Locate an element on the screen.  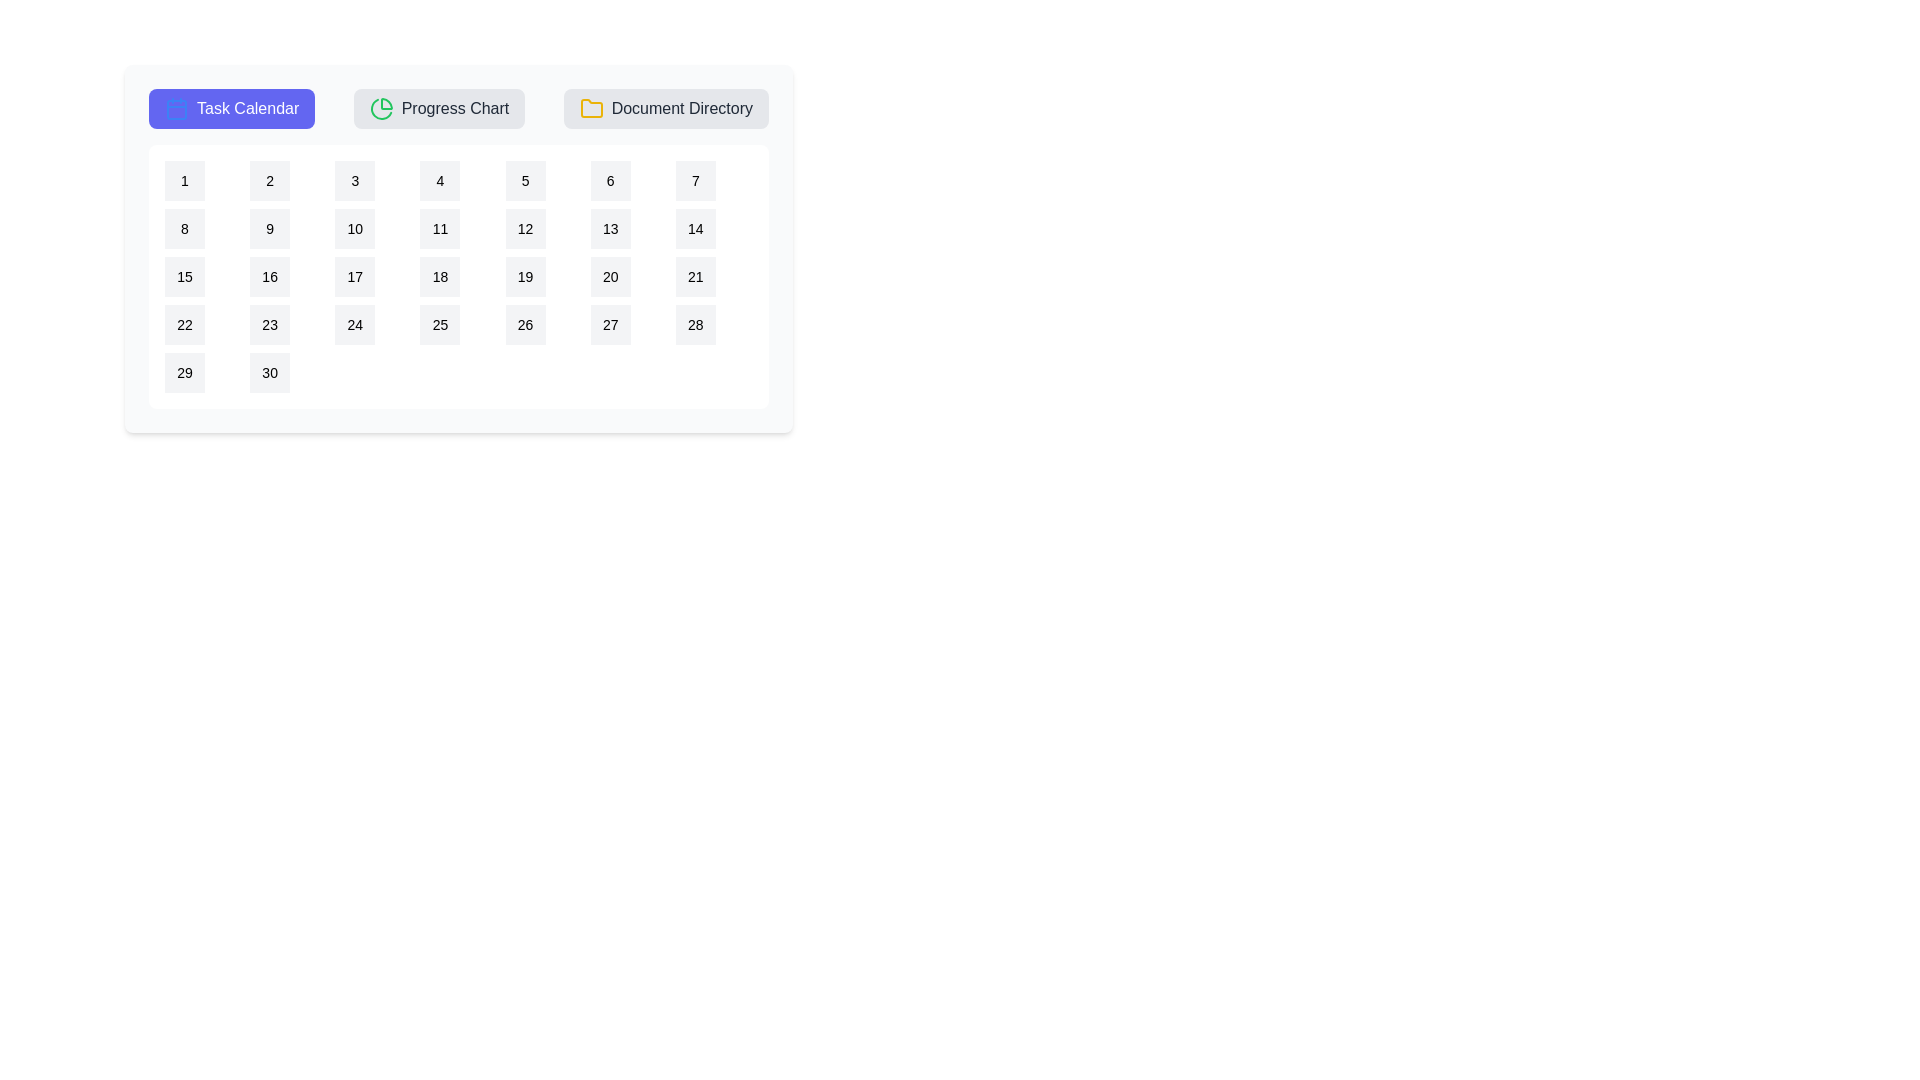
the calendar date 20 is located at coordinates (608, 277).